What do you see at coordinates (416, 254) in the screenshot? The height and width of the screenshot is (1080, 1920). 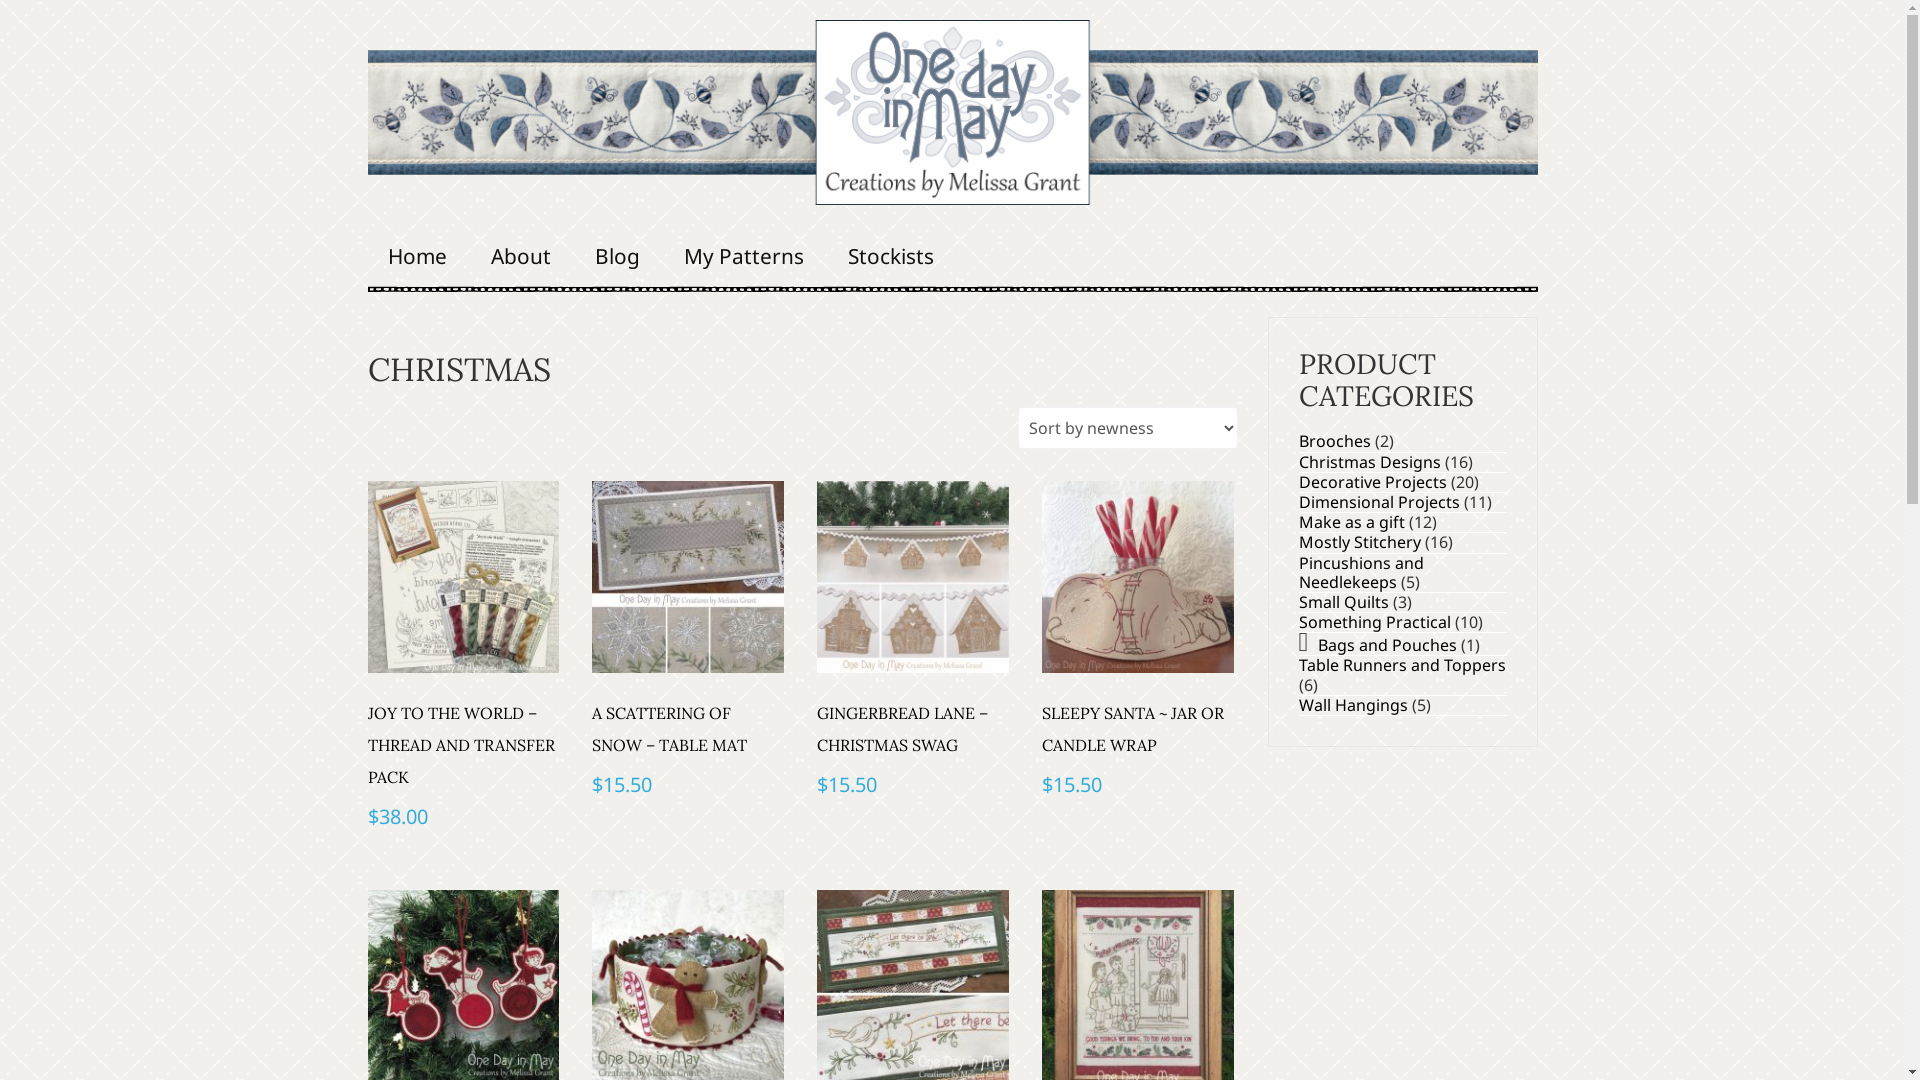 I see `'Home'` at bounding box center [416, 254].